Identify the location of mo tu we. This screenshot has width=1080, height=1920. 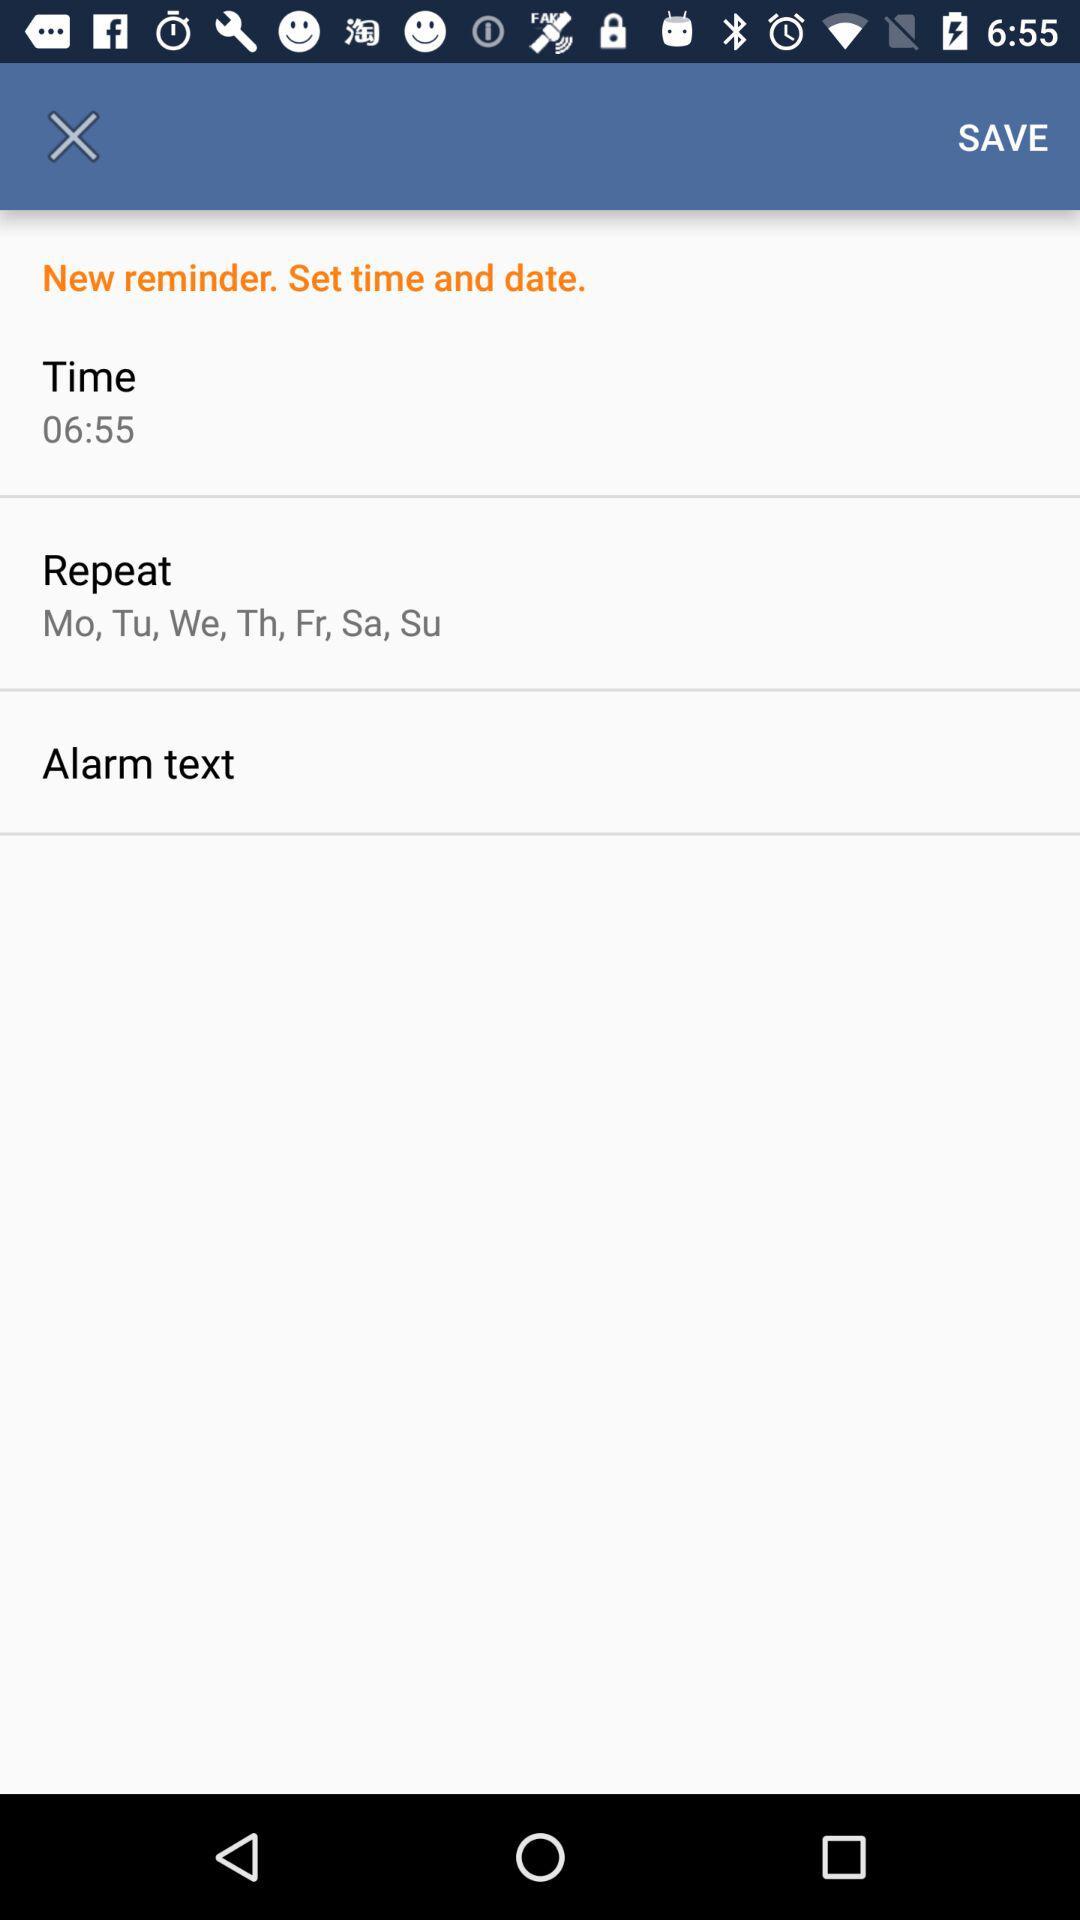
(240, 620).